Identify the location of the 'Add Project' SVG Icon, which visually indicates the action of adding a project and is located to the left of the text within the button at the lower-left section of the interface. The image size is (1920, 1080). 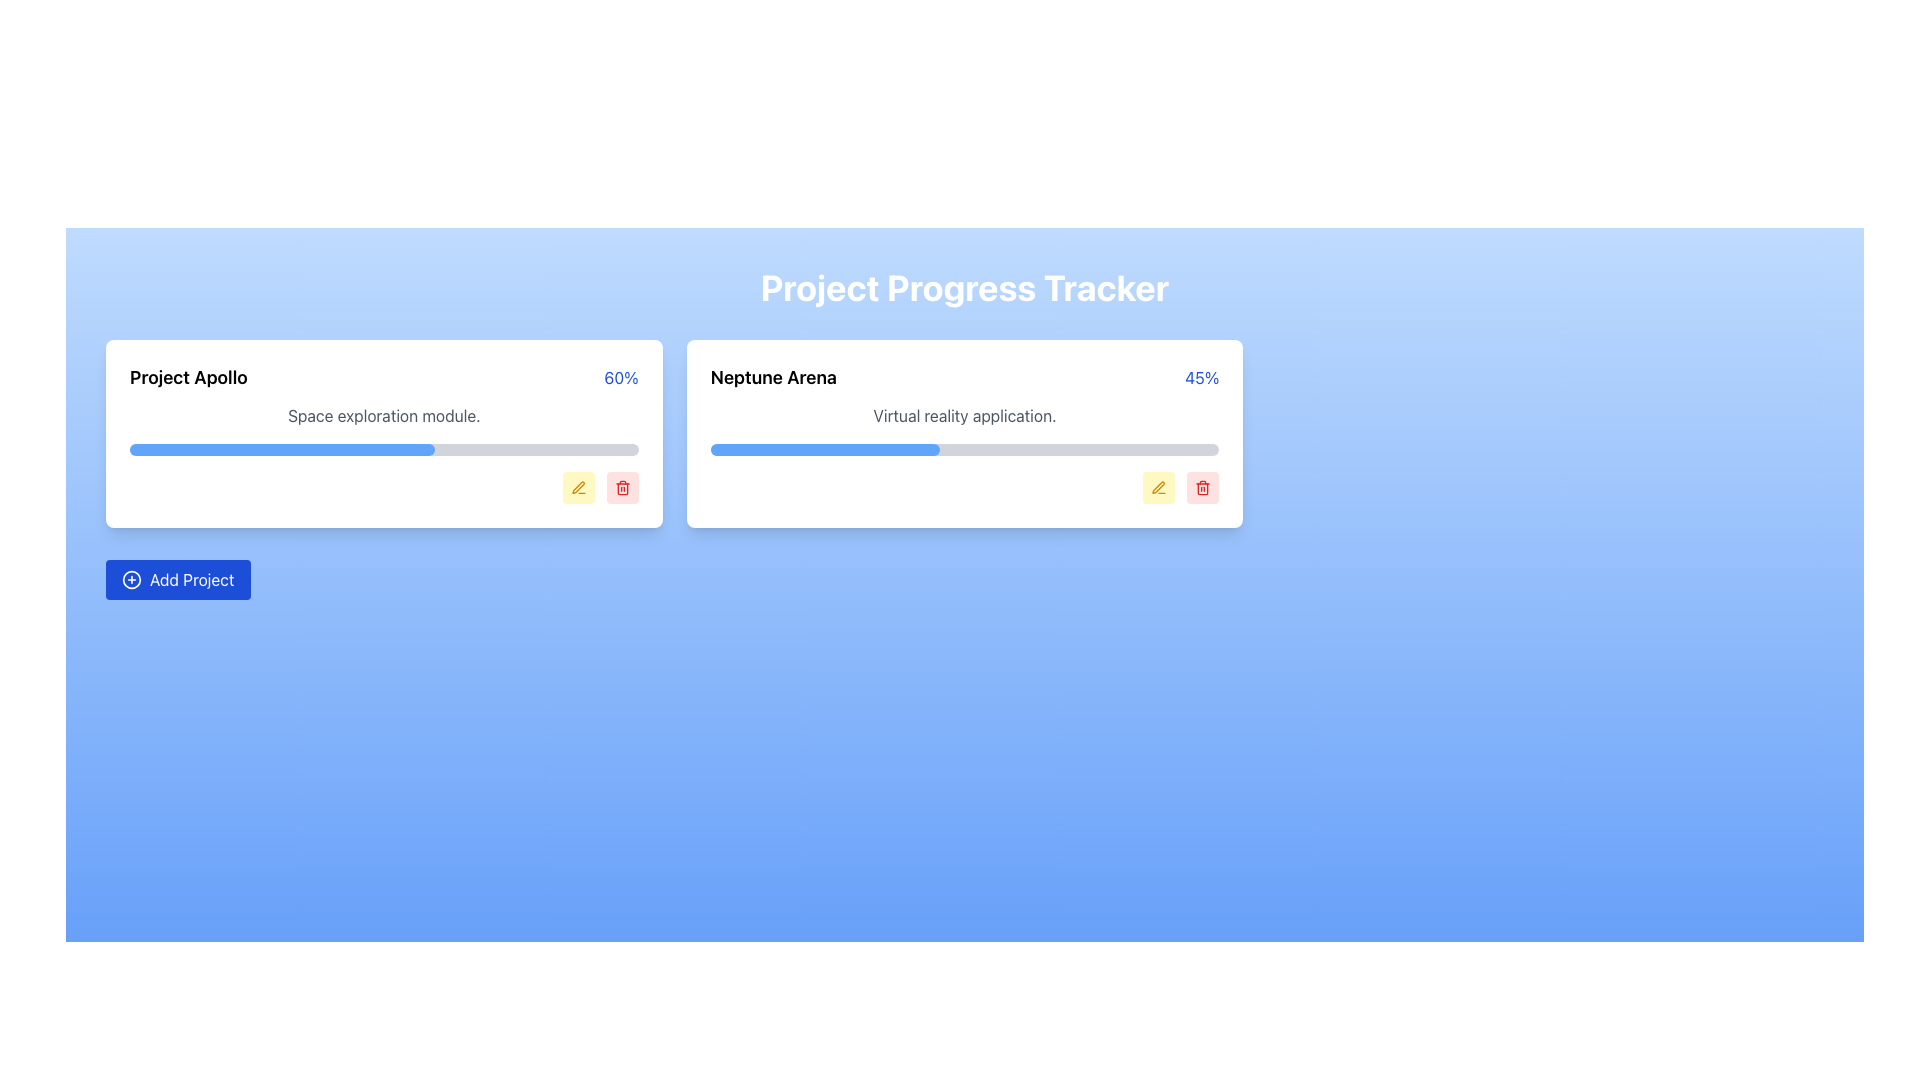
(131, 579).